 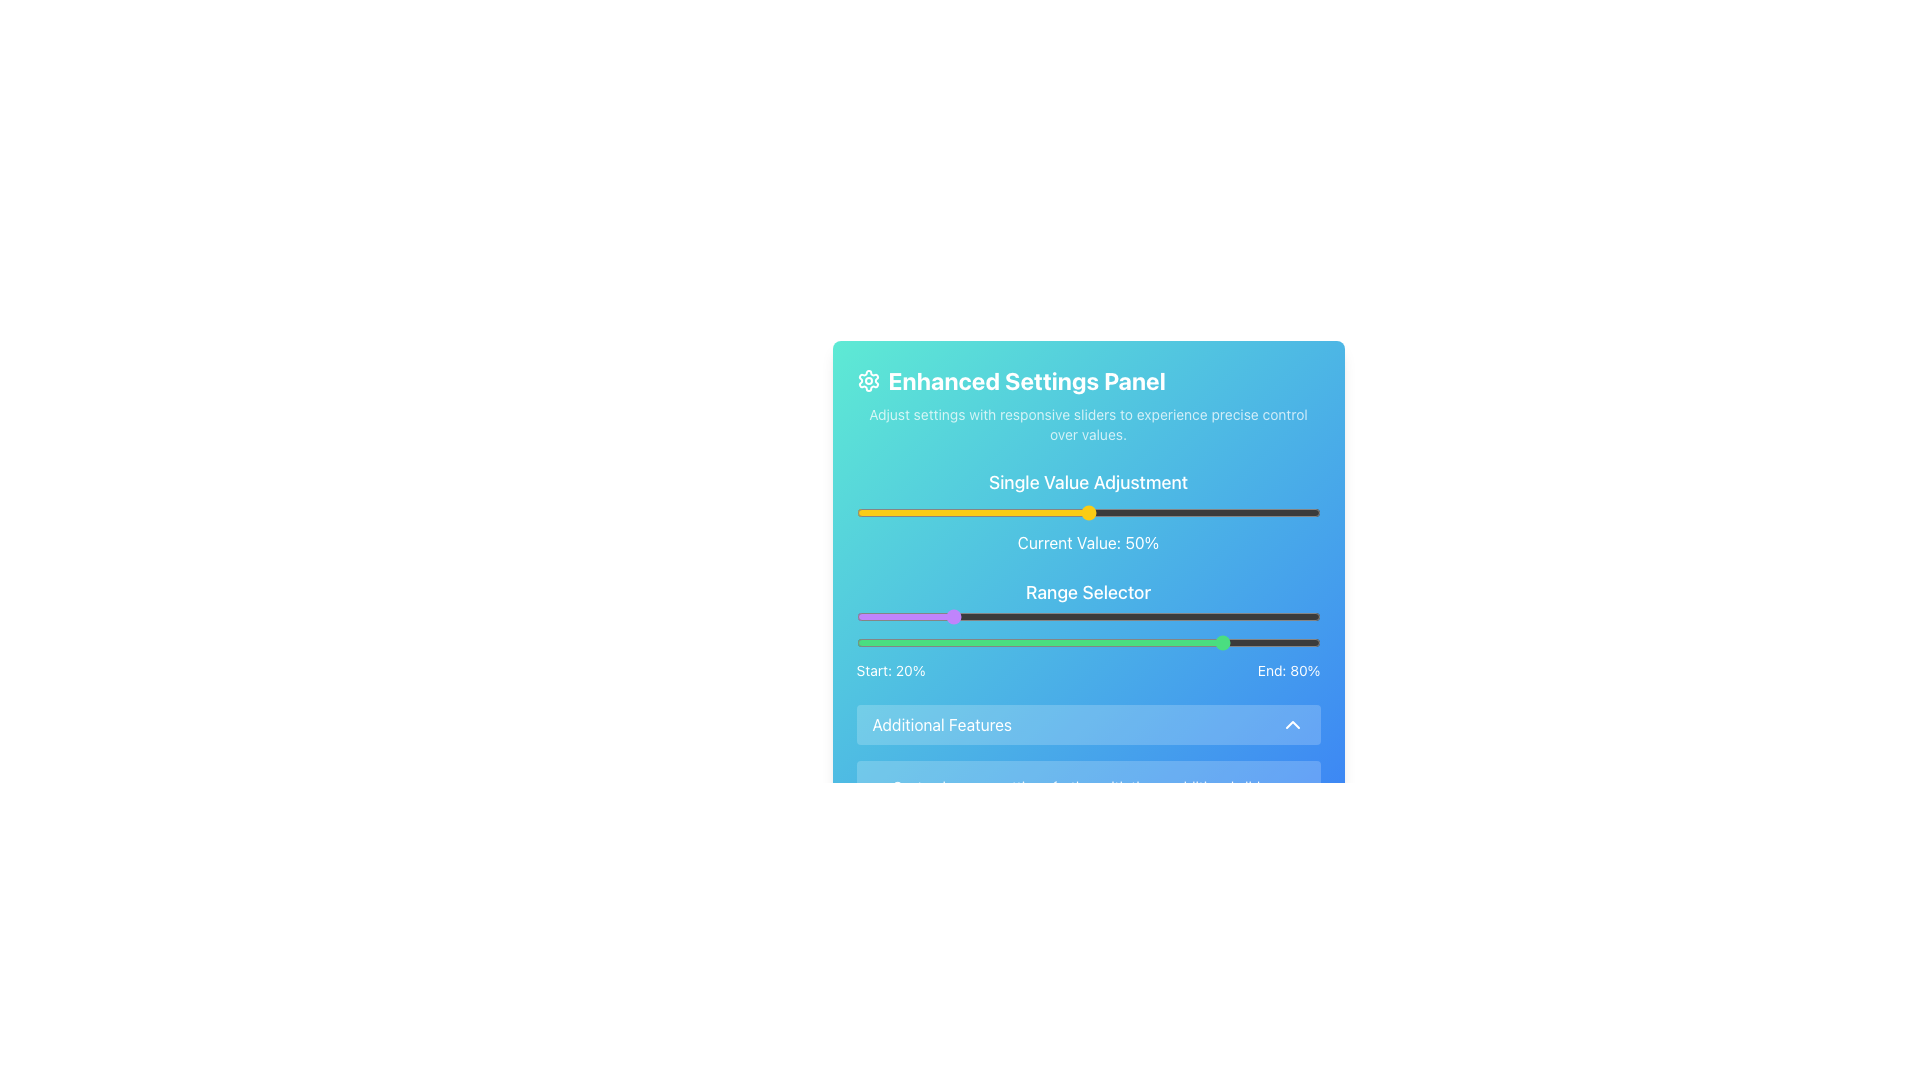 I want to click on the Settings icon, a small gear-shaped icon located to the left of the 'Enhanced Settings Panel' title in the header section, so click(x=868, y=381).